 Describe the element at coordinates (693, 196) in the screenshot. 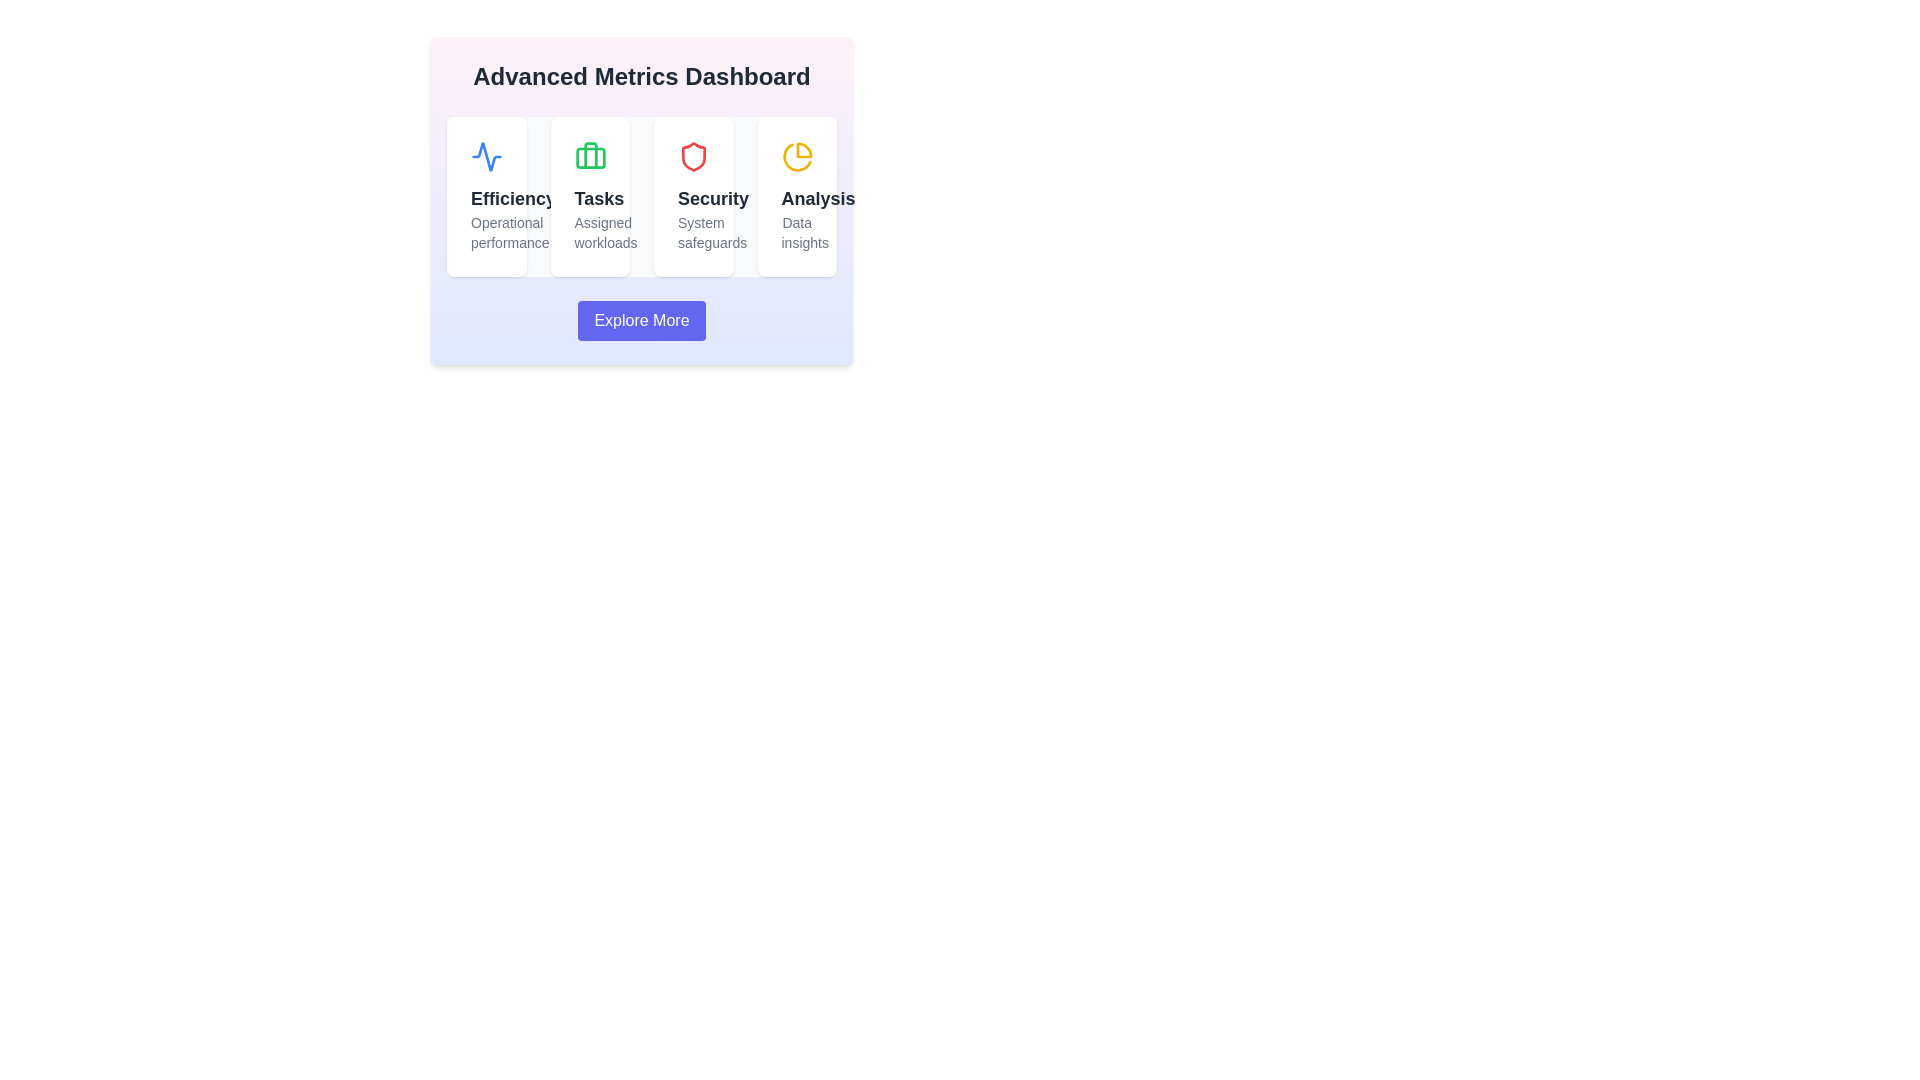

I see `the Information Card, which is the third item in a four-item grid layout, positioned between the 'Tasks' and 'Analysis' items` at that location.